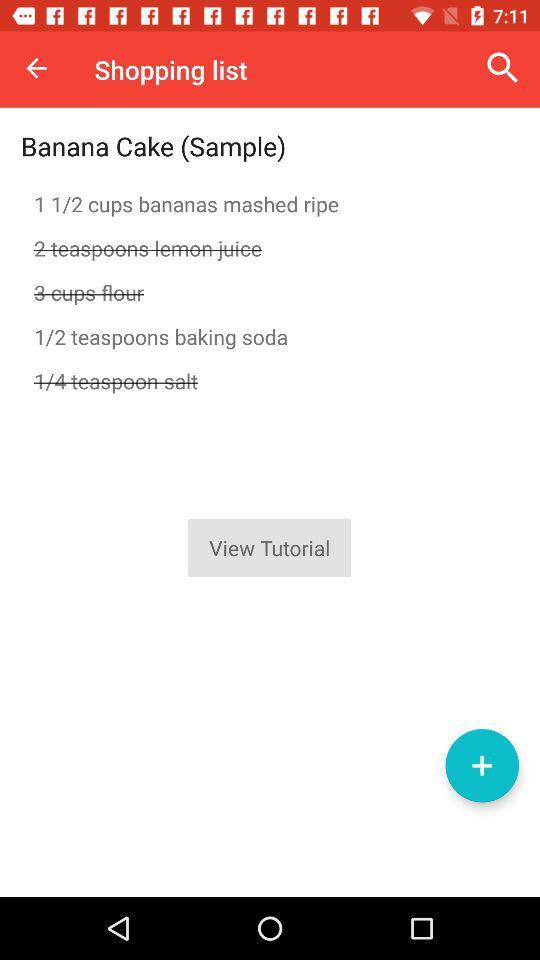 The height and width of the screenshot is (960, 540). I want to click on the icon below 2 teaspoons lemon icon, so click(270, 291).